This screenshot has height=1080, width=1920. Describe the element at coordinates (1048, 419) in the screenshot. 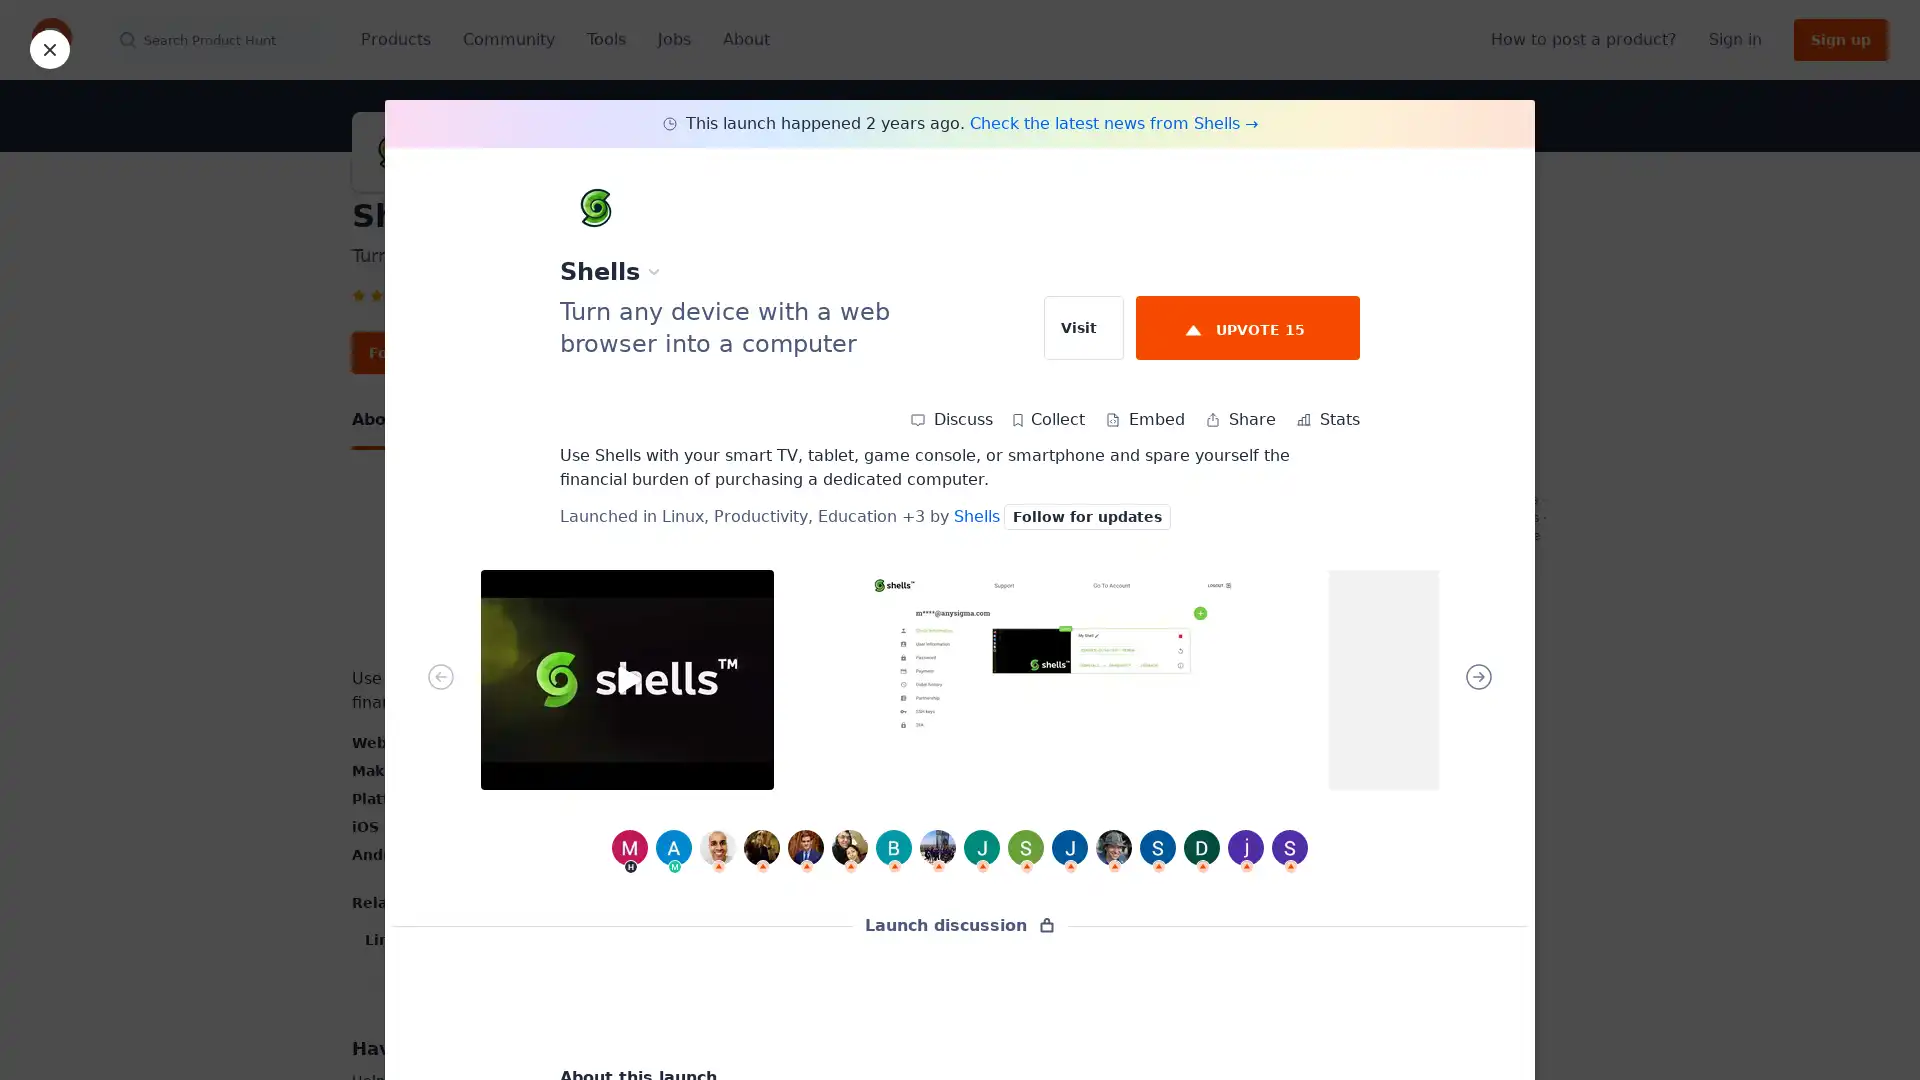

I see `Collect` at that location.